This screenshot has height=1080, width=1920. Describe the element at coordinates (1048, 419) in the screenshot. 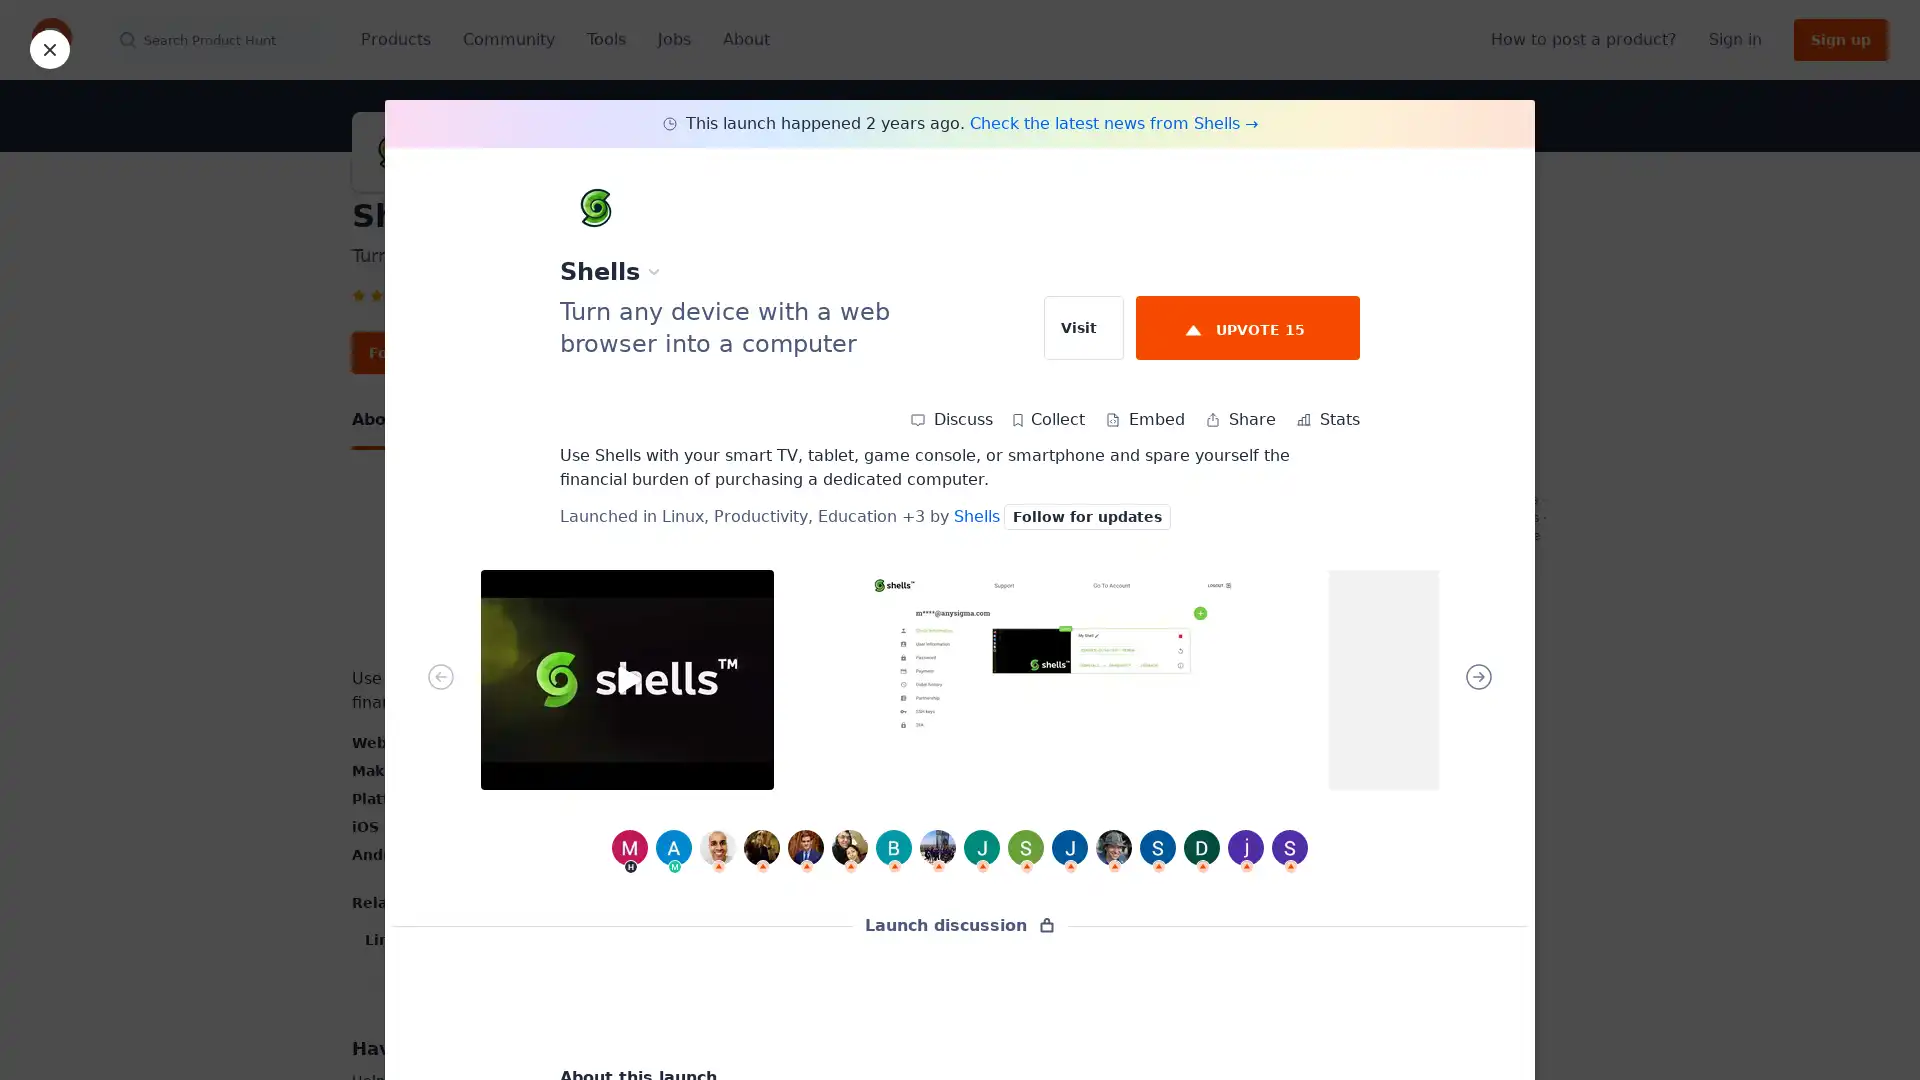

I see `Collect` at that location.